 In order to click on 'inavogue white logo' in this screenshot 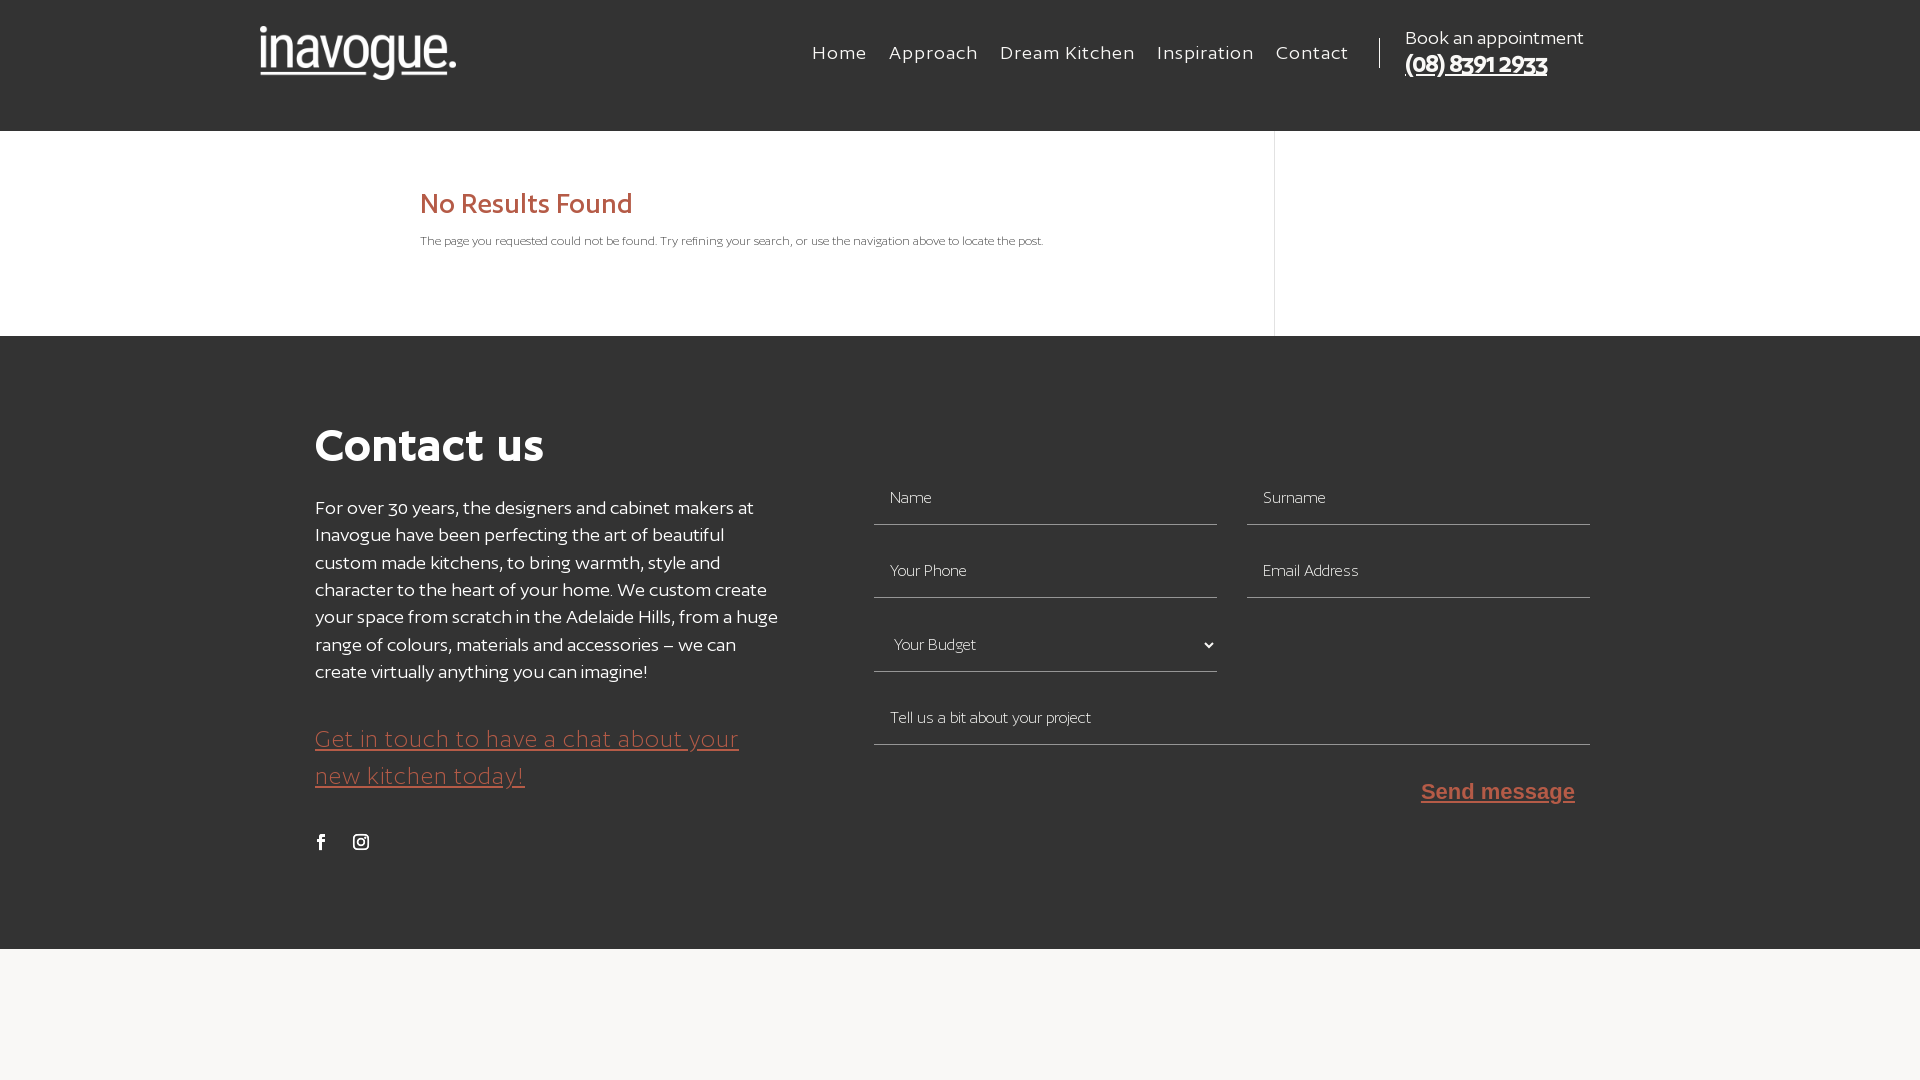, I will do `click(258, 52)`.